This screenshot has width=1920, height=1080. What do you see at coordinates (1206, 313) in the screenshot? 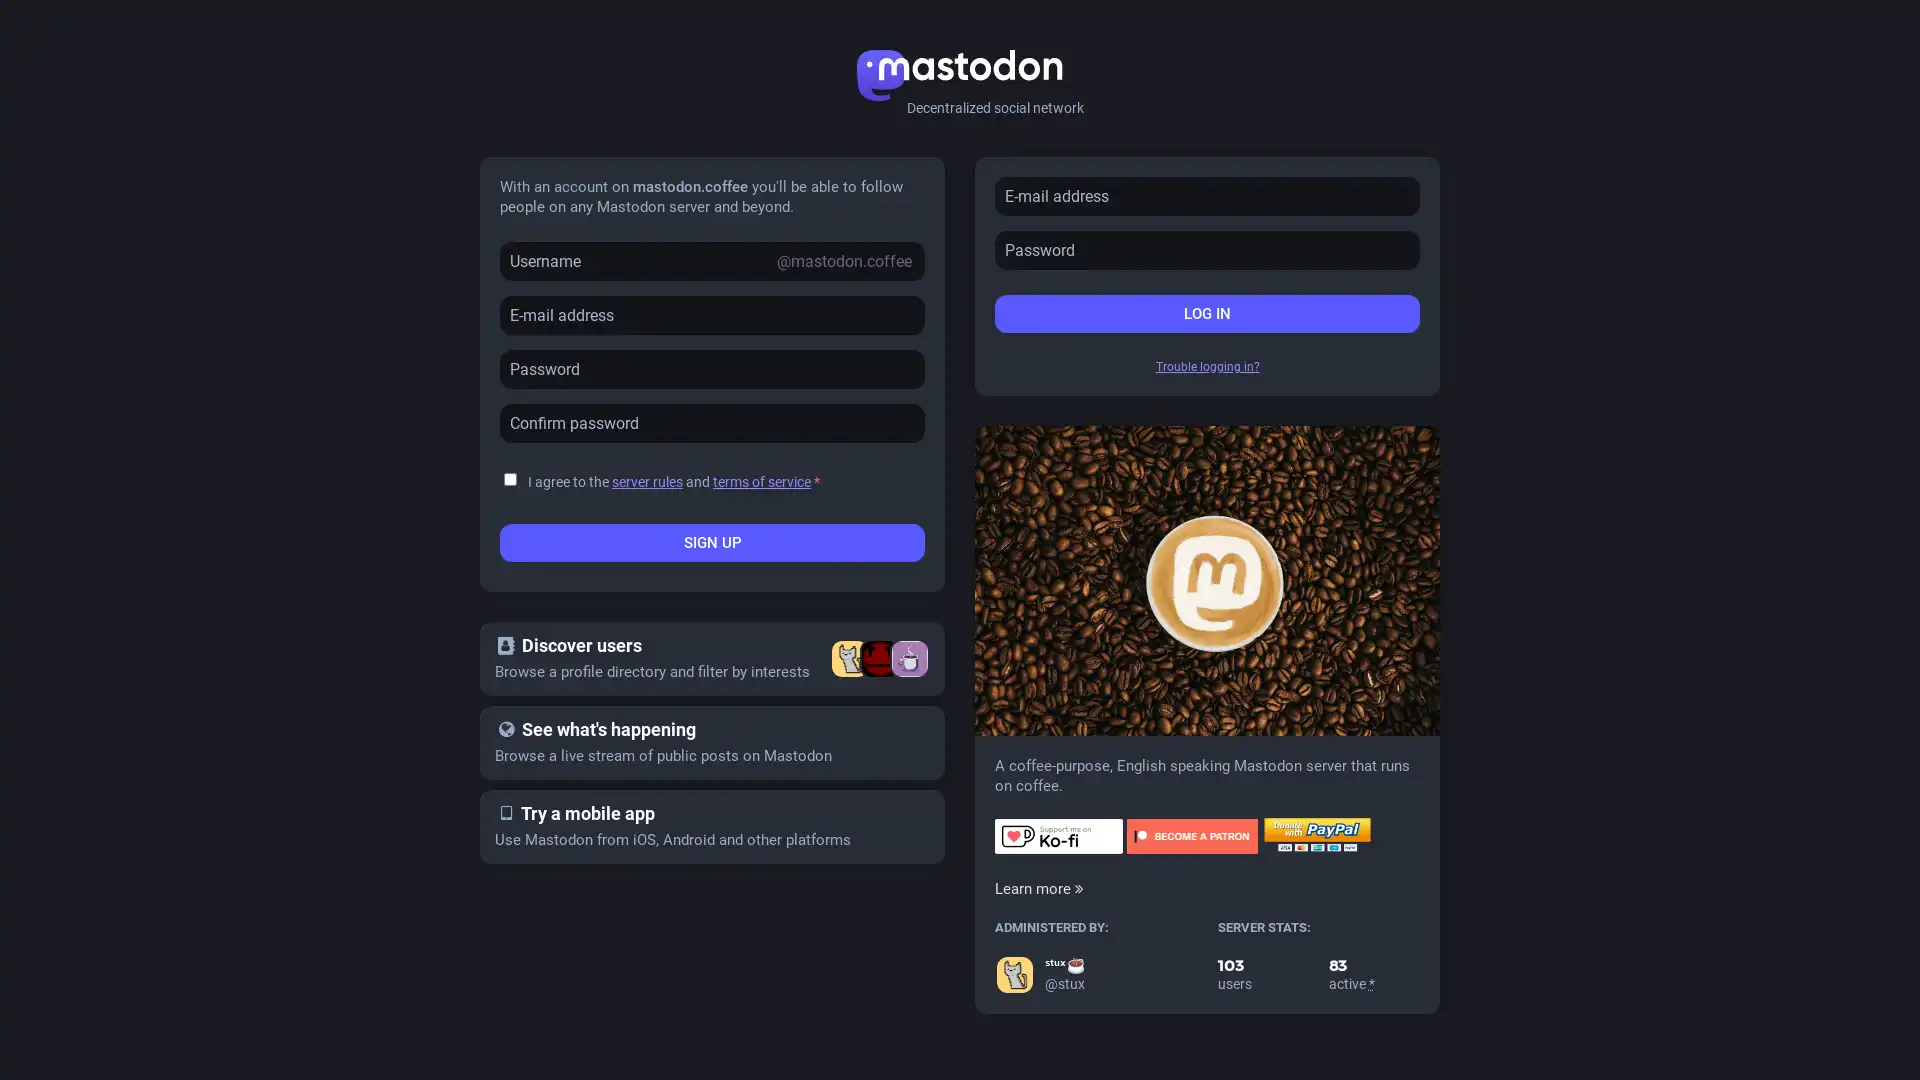
I see `LOG IN` at bounding box center [1206, 313].